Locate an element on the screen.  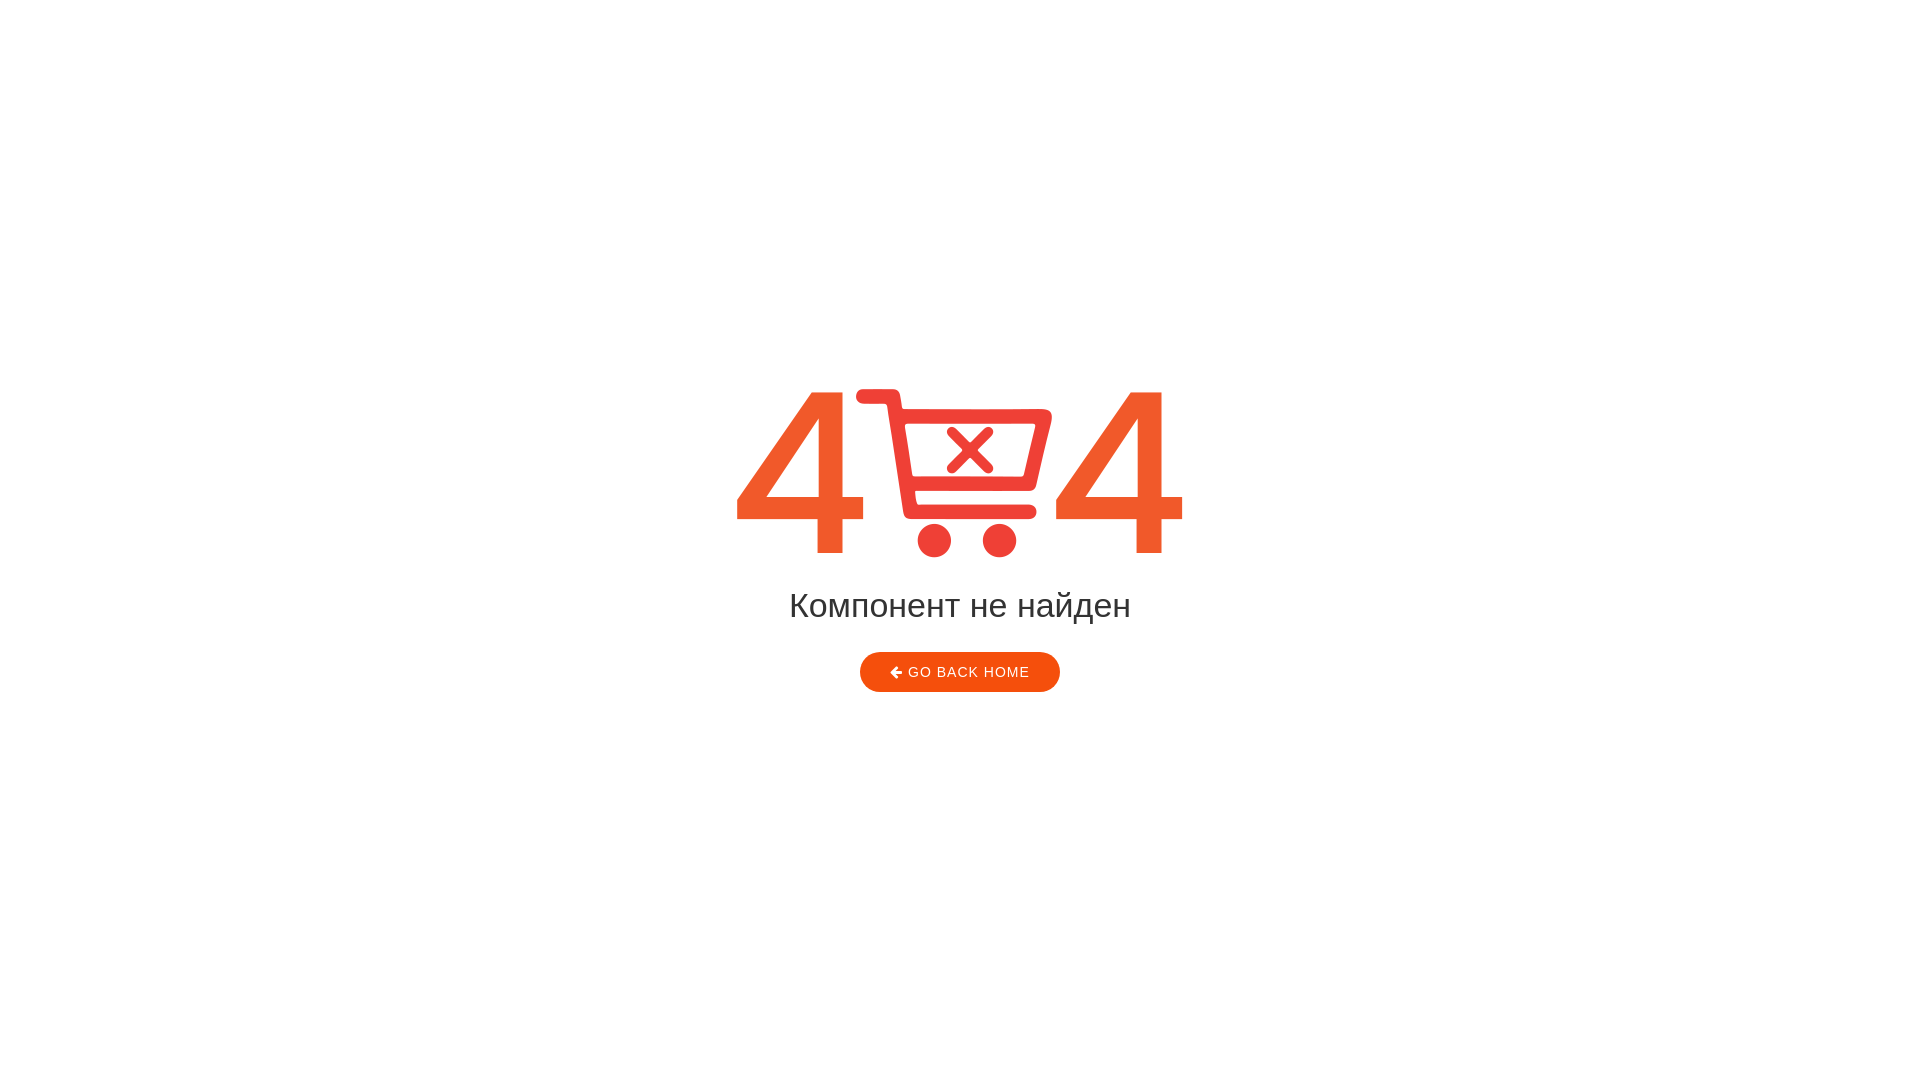
'GO BACK HOME' is located at coordinates (859, 671).